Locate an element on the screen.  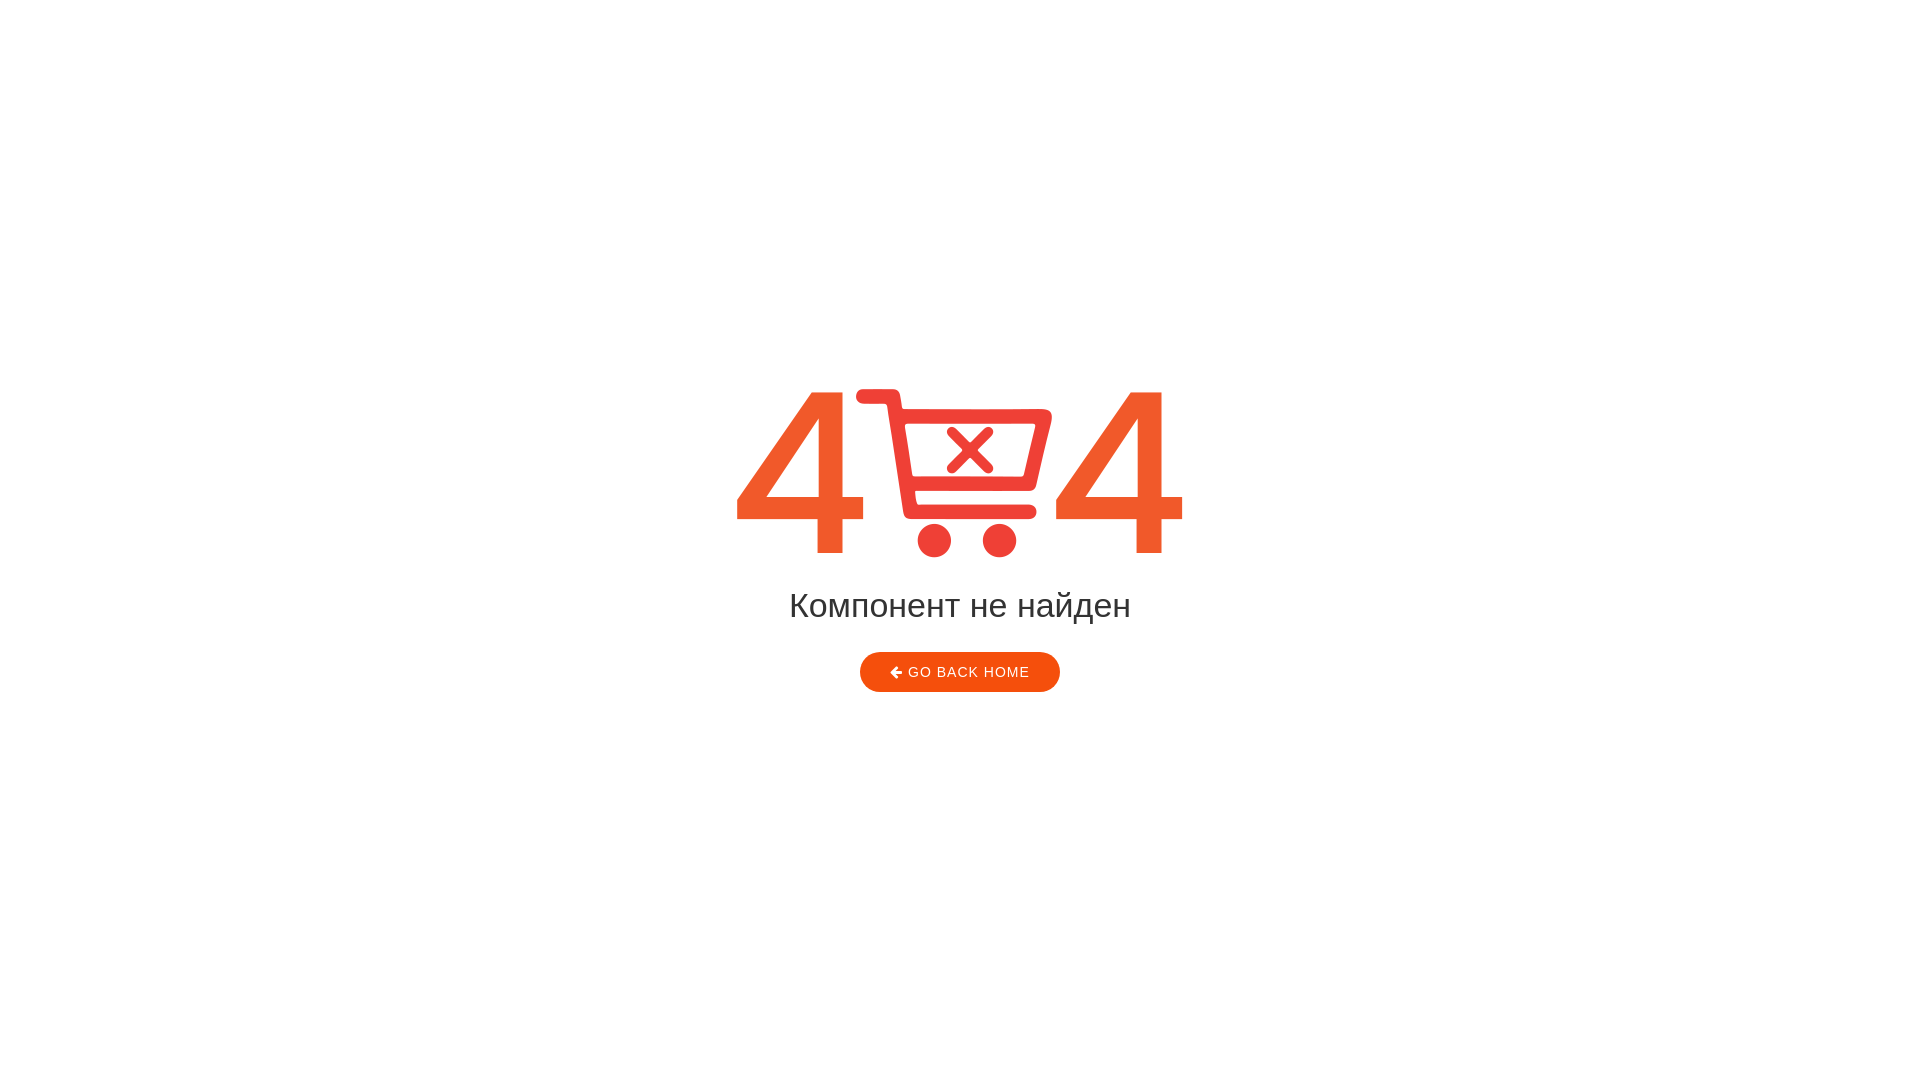
'GO BACK HOME' is located at coordinates (859, 671).